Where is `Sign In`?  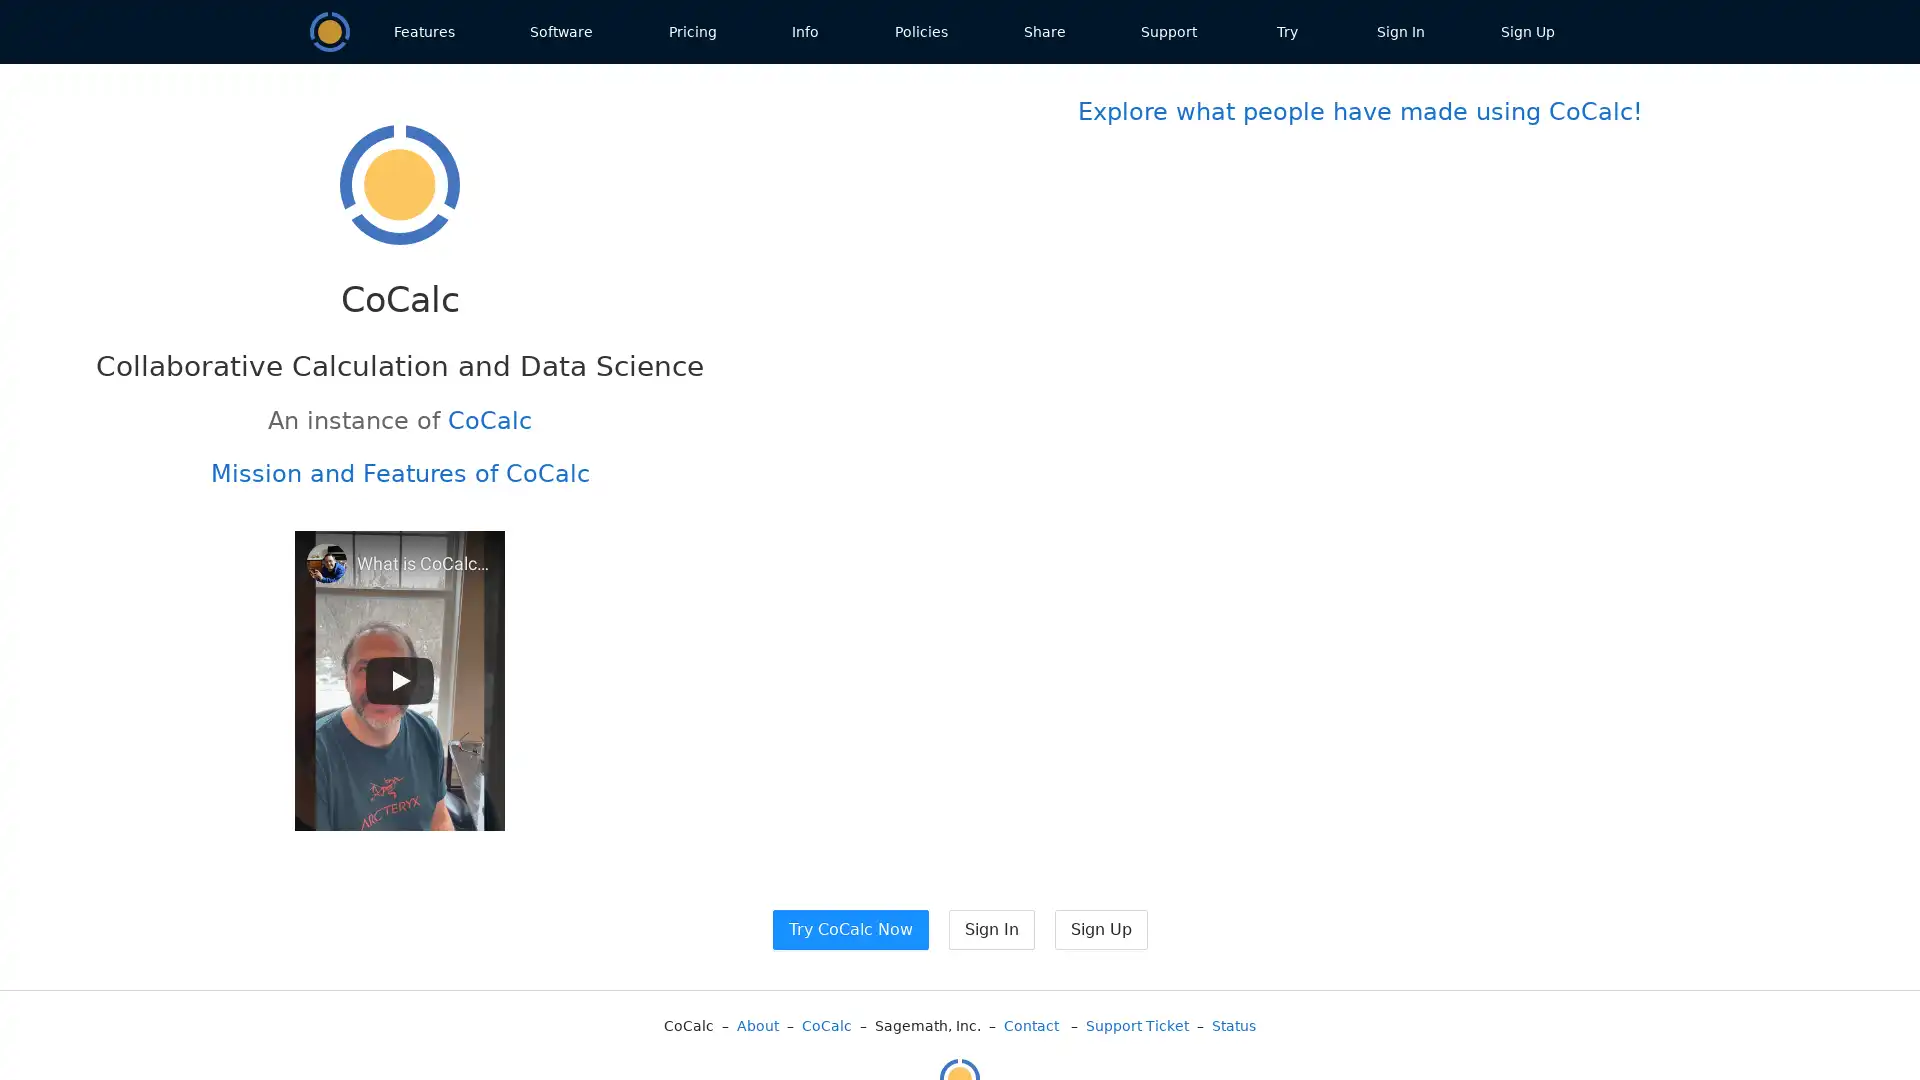 Sign In is located at coordinates (990, 929).